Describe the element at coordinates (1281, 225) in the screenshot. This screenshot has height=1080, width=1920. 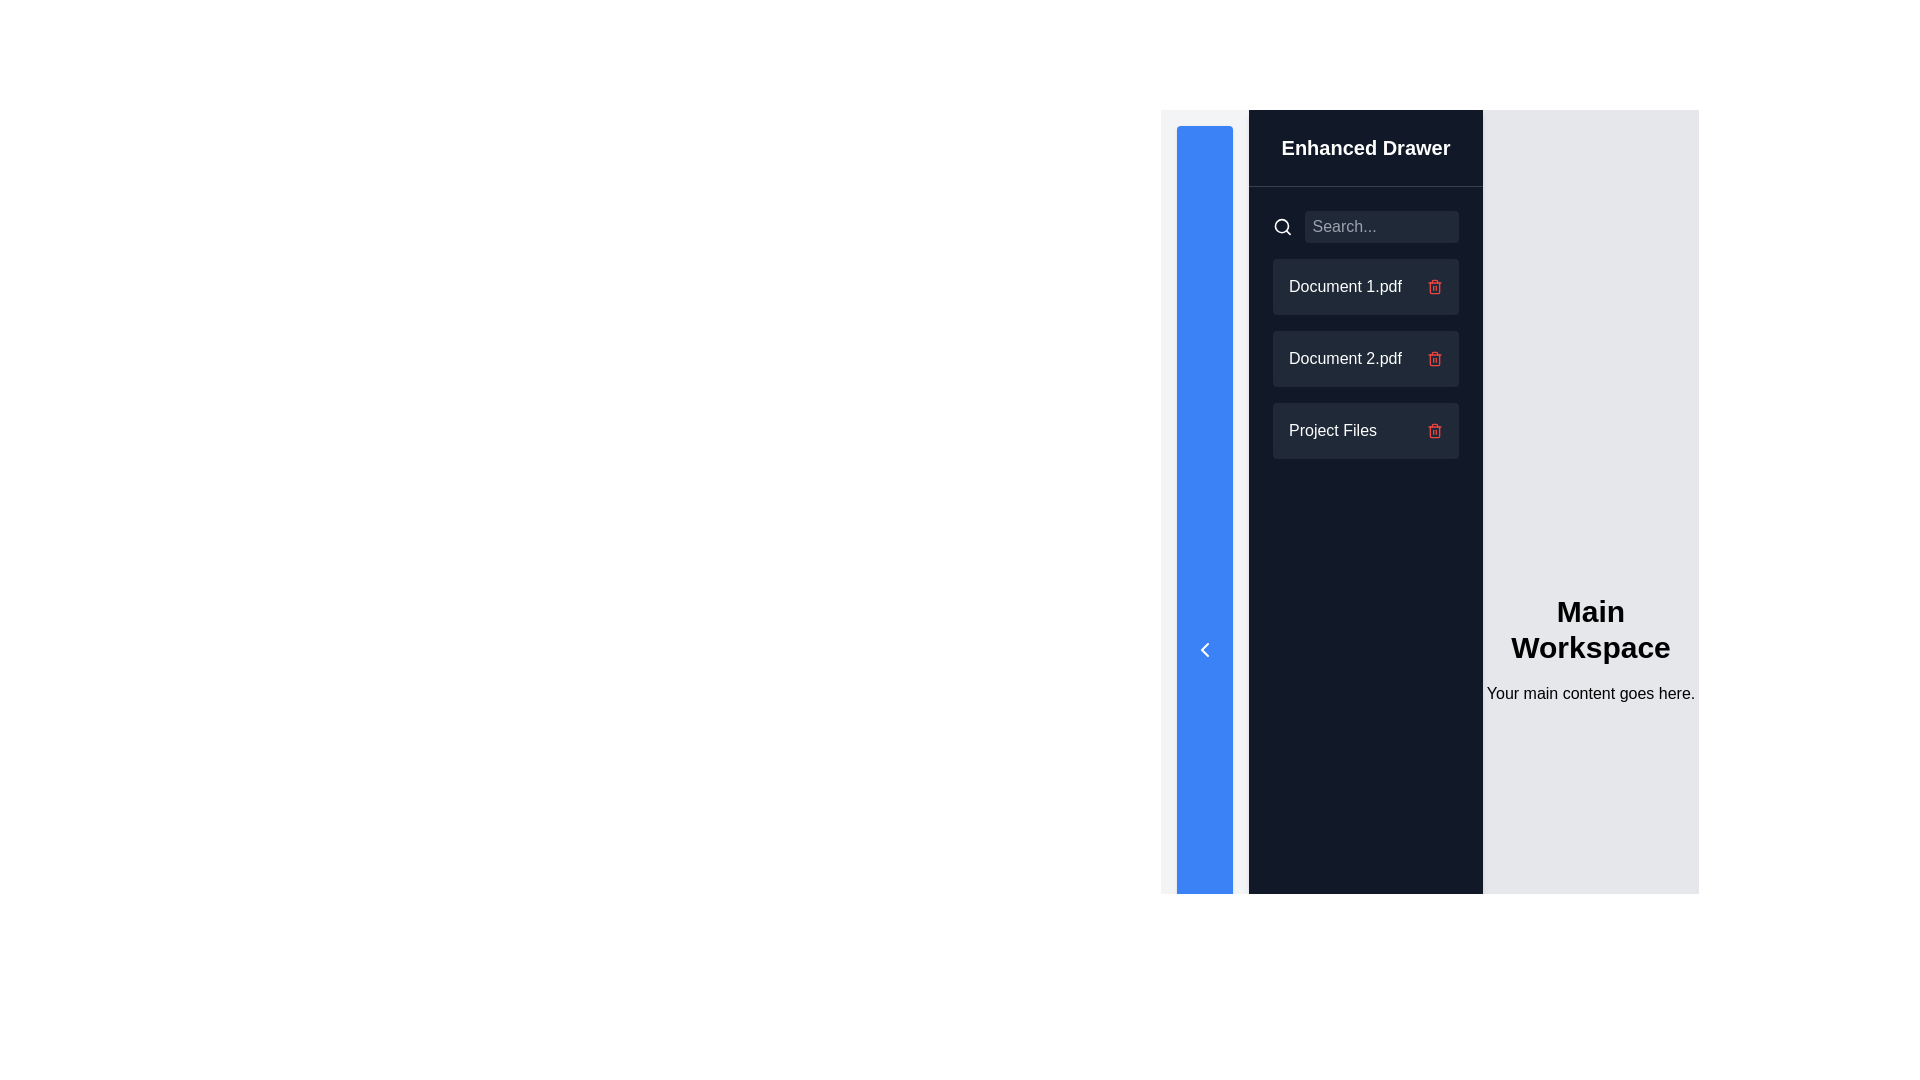
I see `the SVG circle representing the search magnifying glass icon located in the top-left section of the 'Enhanced Drawer' sidebar` at that location.